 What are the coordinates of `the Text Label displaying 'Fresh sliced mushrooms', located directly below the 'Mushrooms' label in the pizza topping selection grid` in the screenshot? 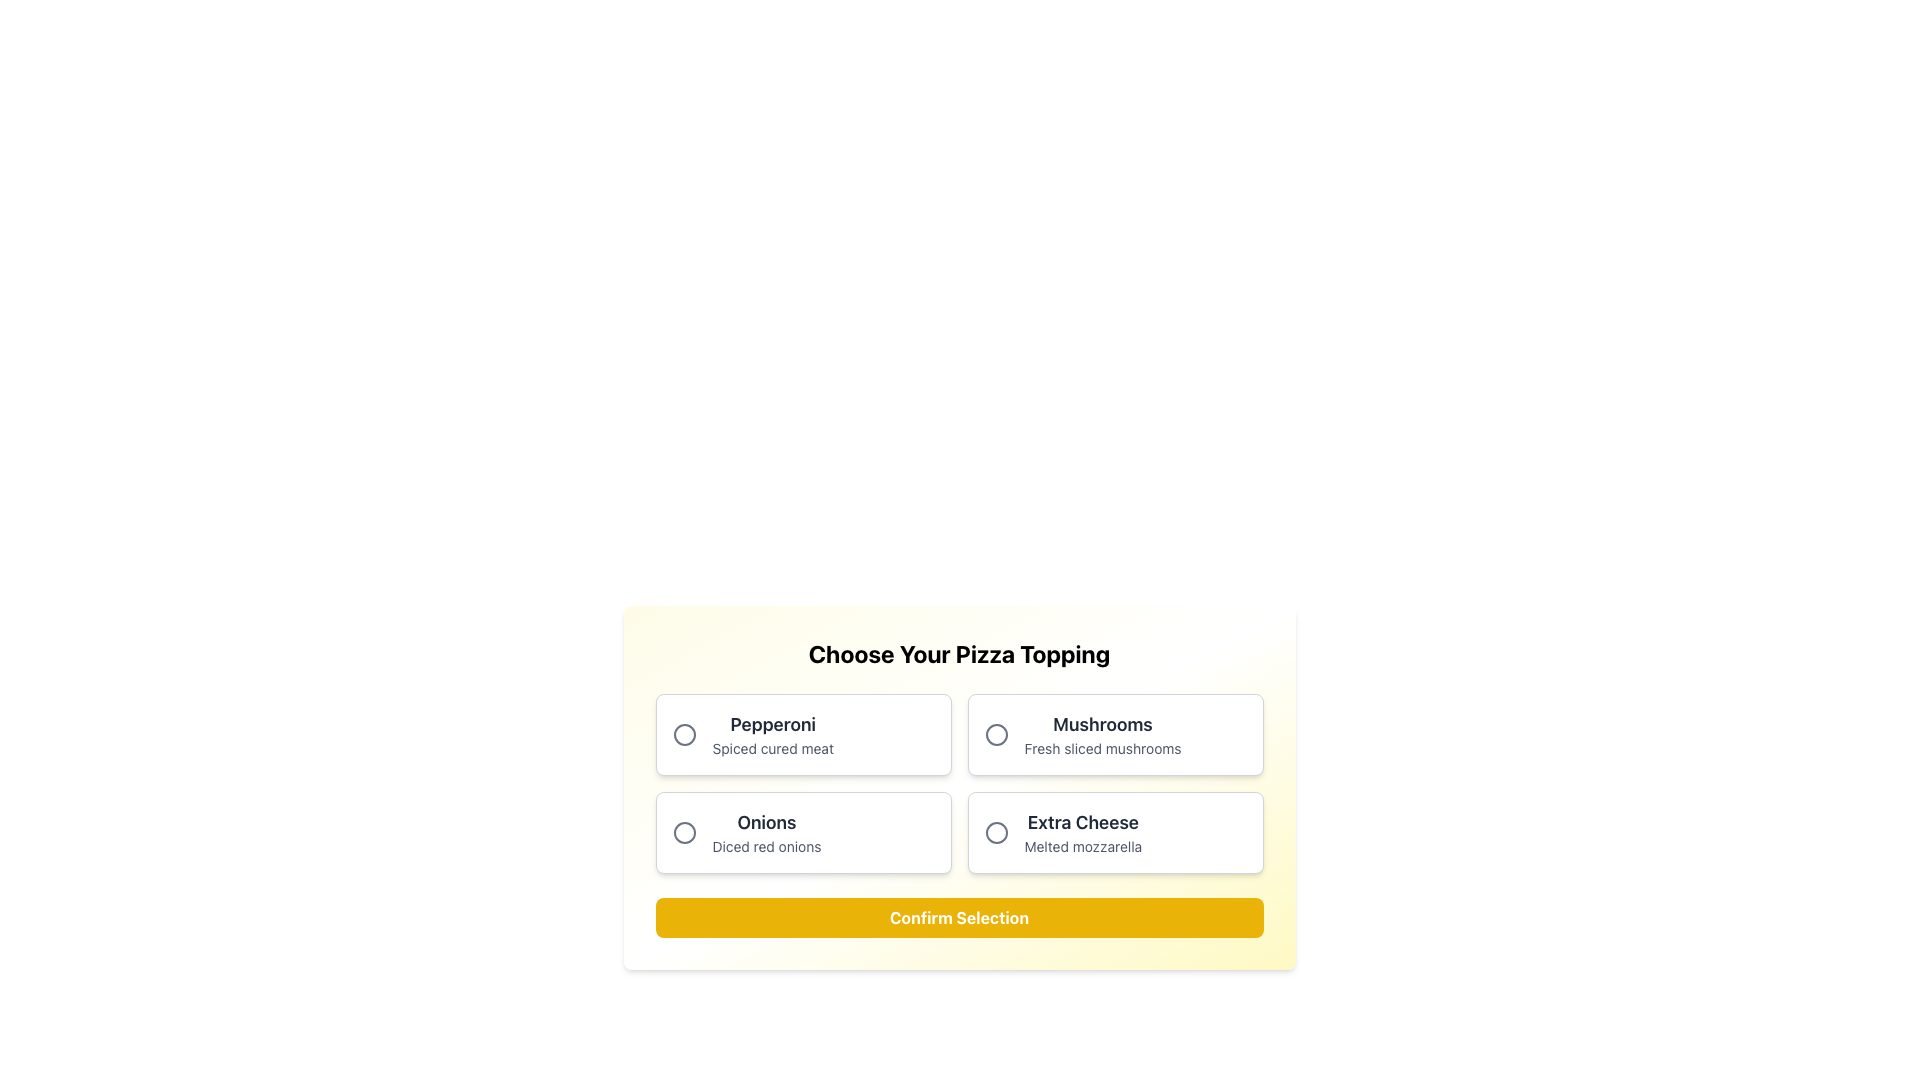 It's located at (1102, 748).